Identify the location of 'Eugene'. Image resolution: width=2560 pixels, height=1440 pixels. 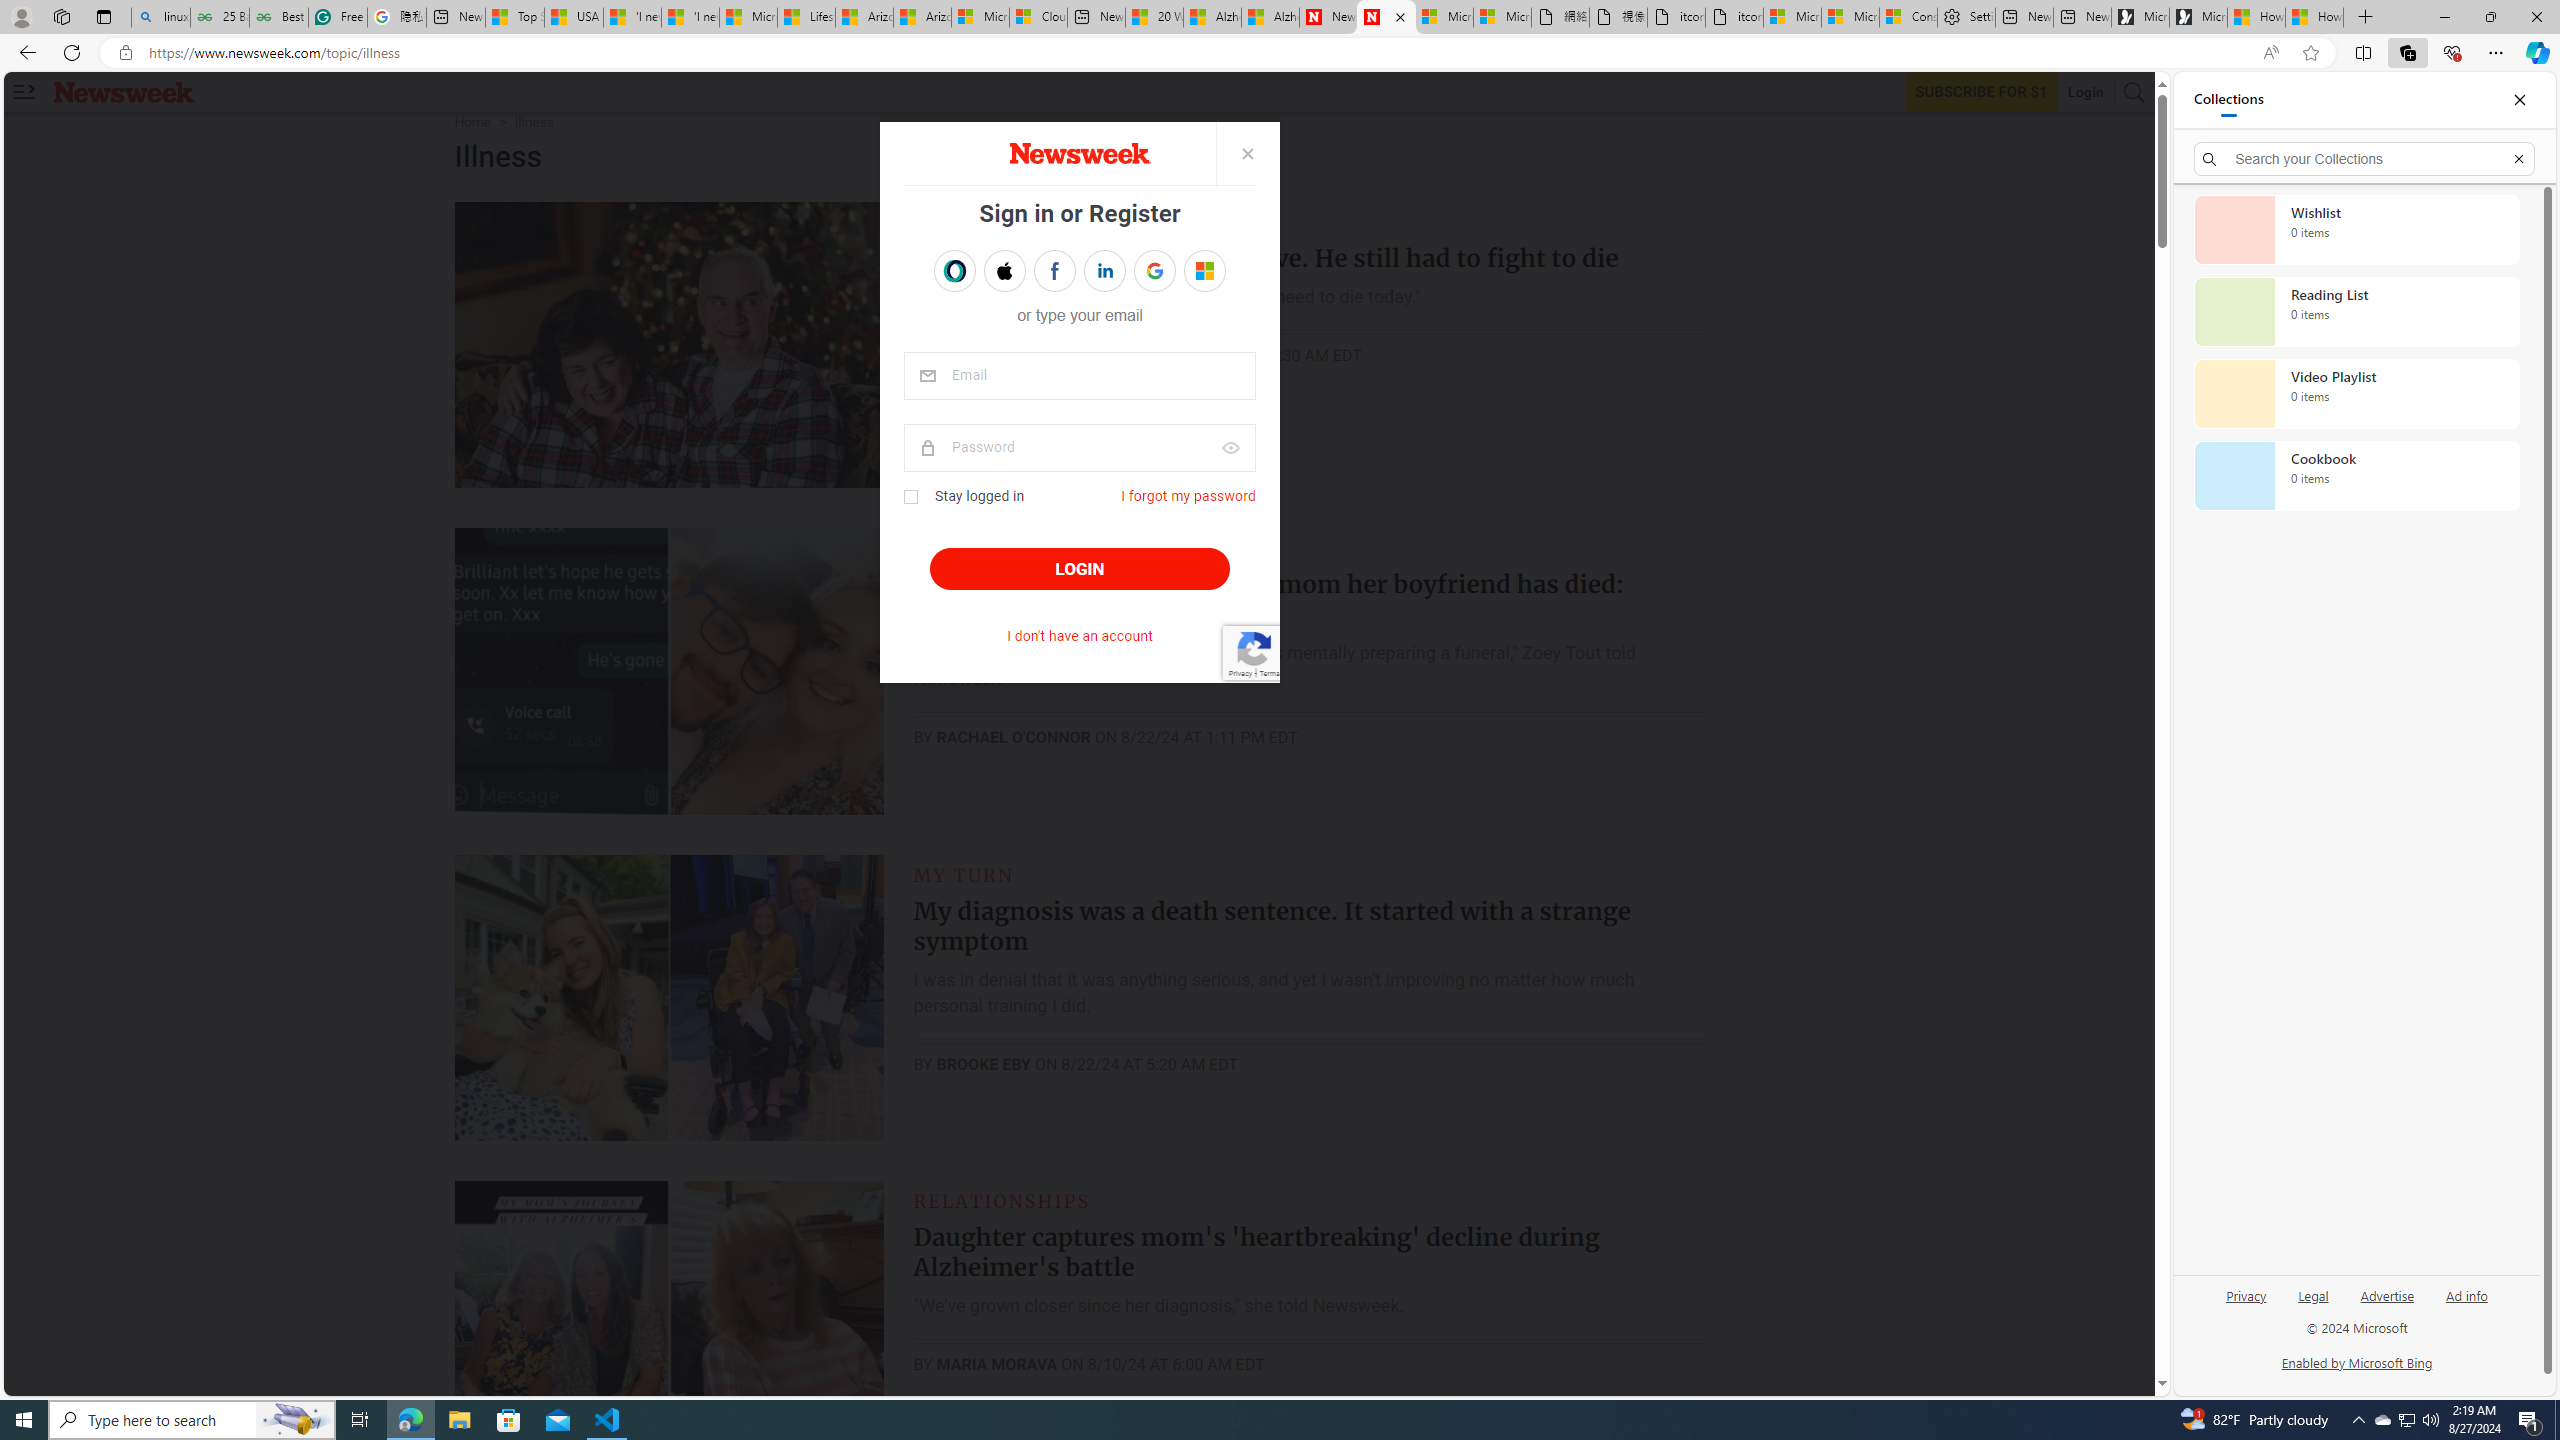
(1190, 269).